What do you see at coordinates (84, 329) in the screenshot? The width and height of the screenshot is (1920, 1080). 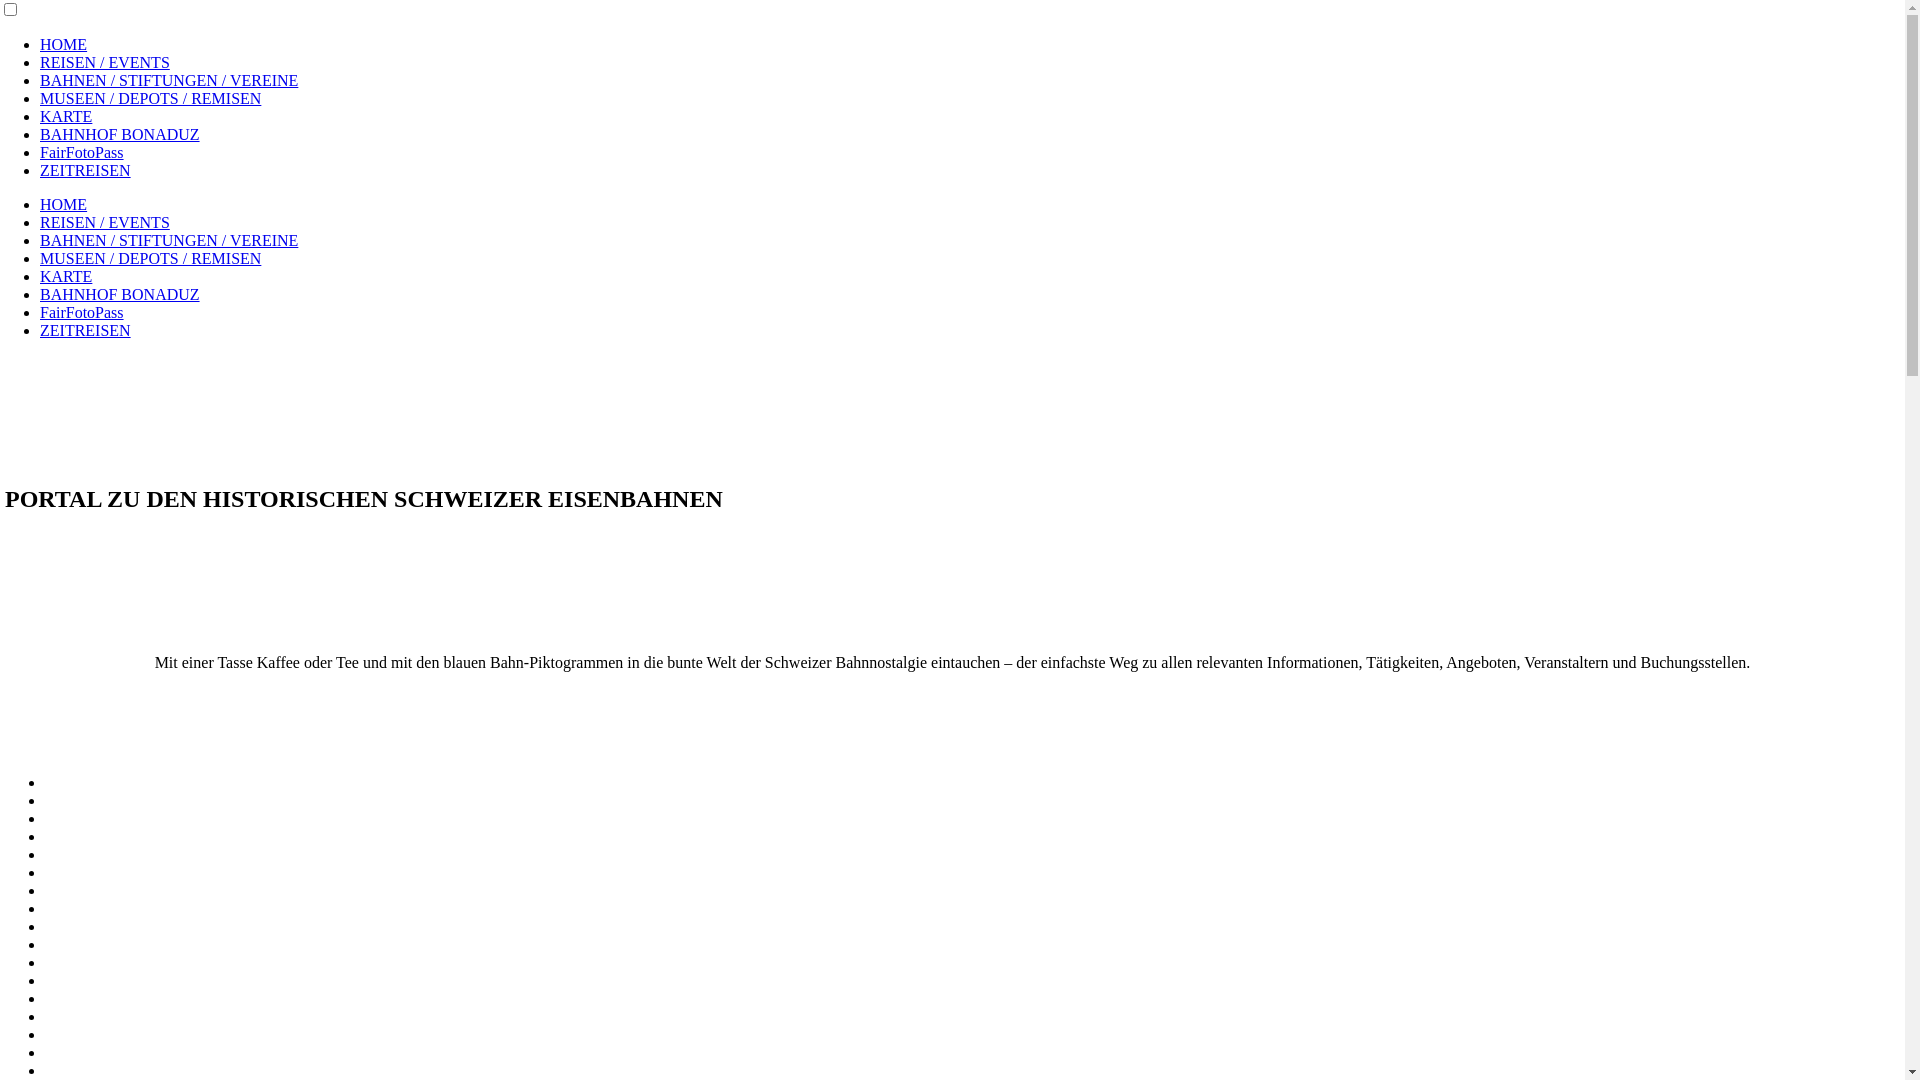 I see `'ZEITREISEN'` at bounding box center [84, 329].